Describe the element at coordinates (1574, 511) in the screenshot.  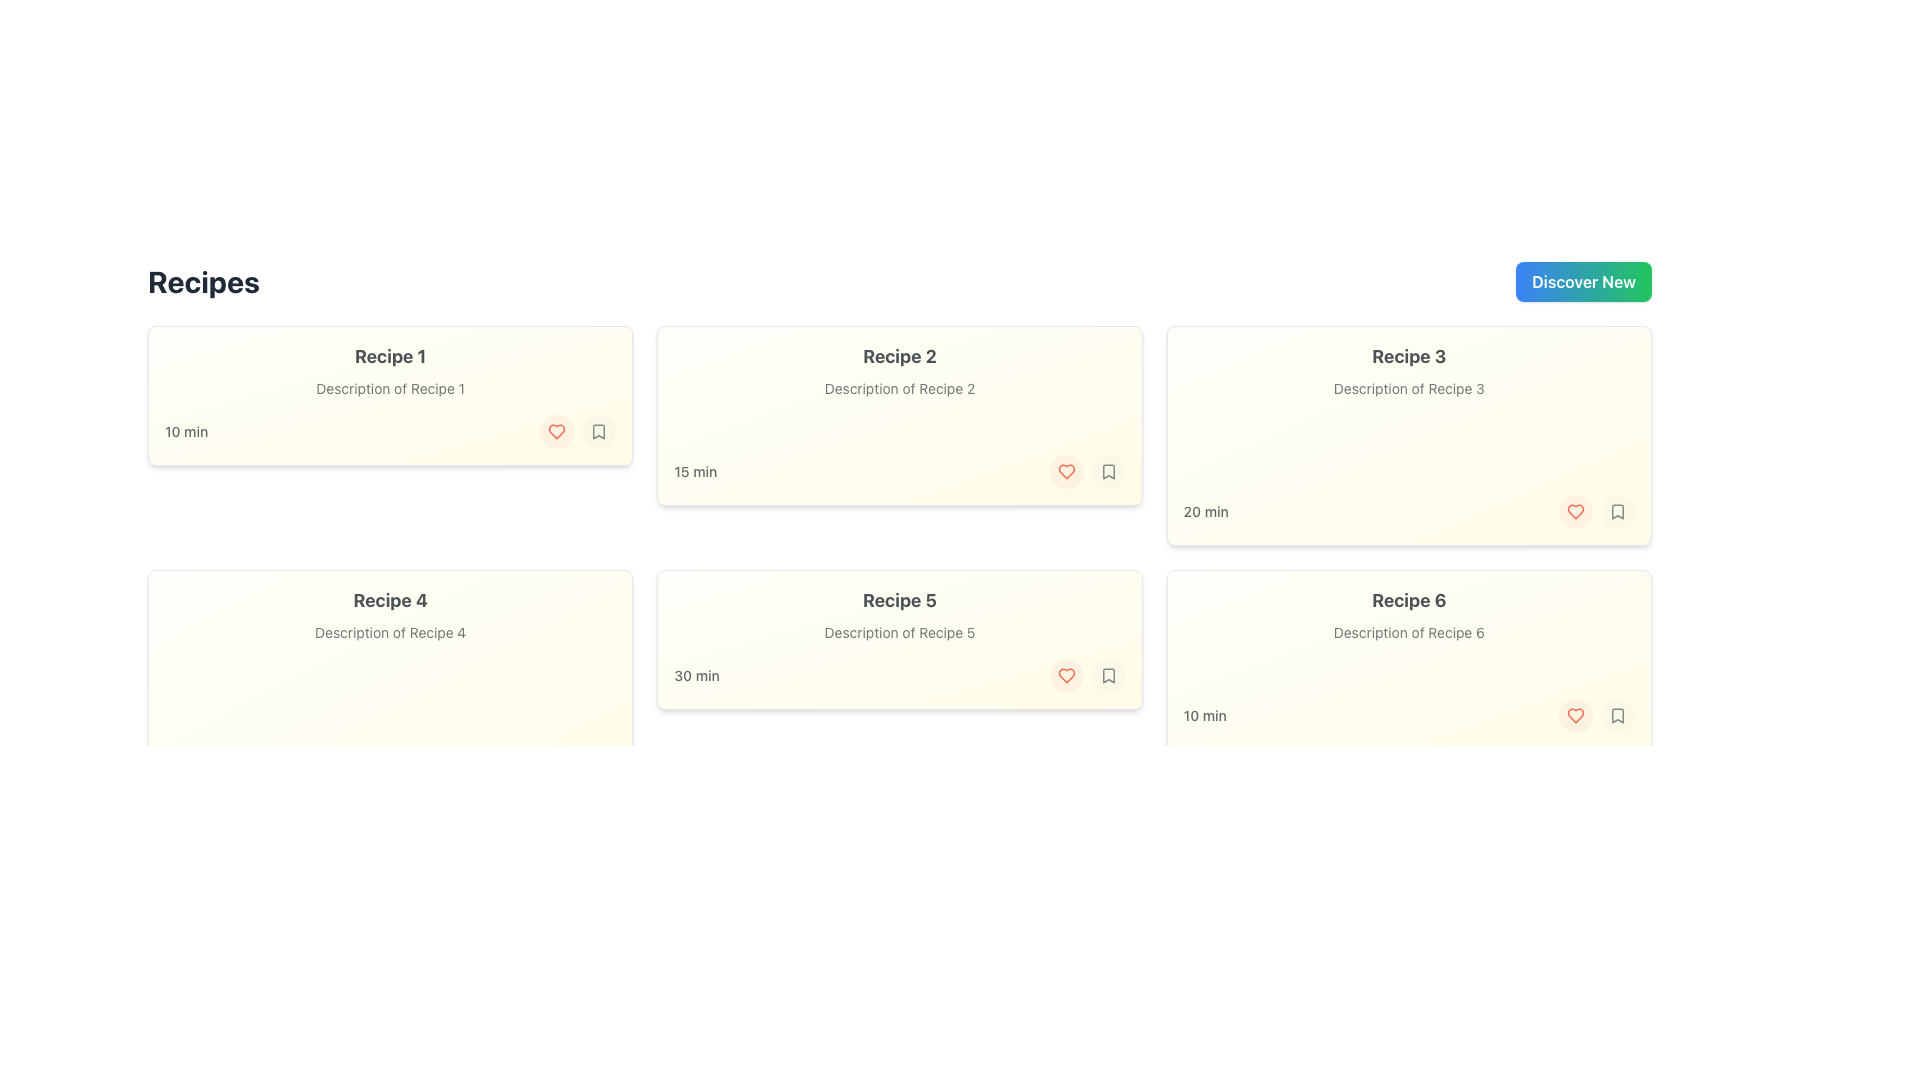
I see `the 'favorite' button located in the bottom-right corner of the third recipe card labeled 'Recipe 3'` at that location.